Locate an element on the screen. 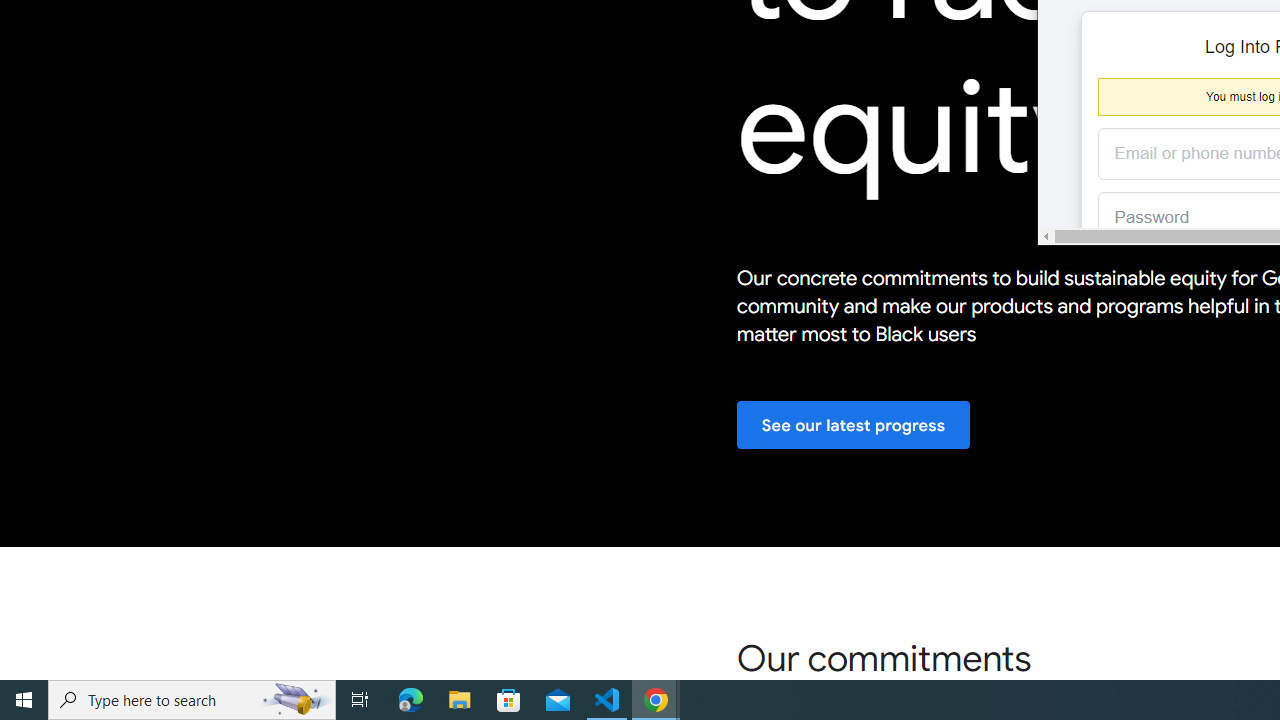 This screenshot has height=720, width=1280. 'Visual Studio Code - 1 running window' is located at coordinates (606, 698).